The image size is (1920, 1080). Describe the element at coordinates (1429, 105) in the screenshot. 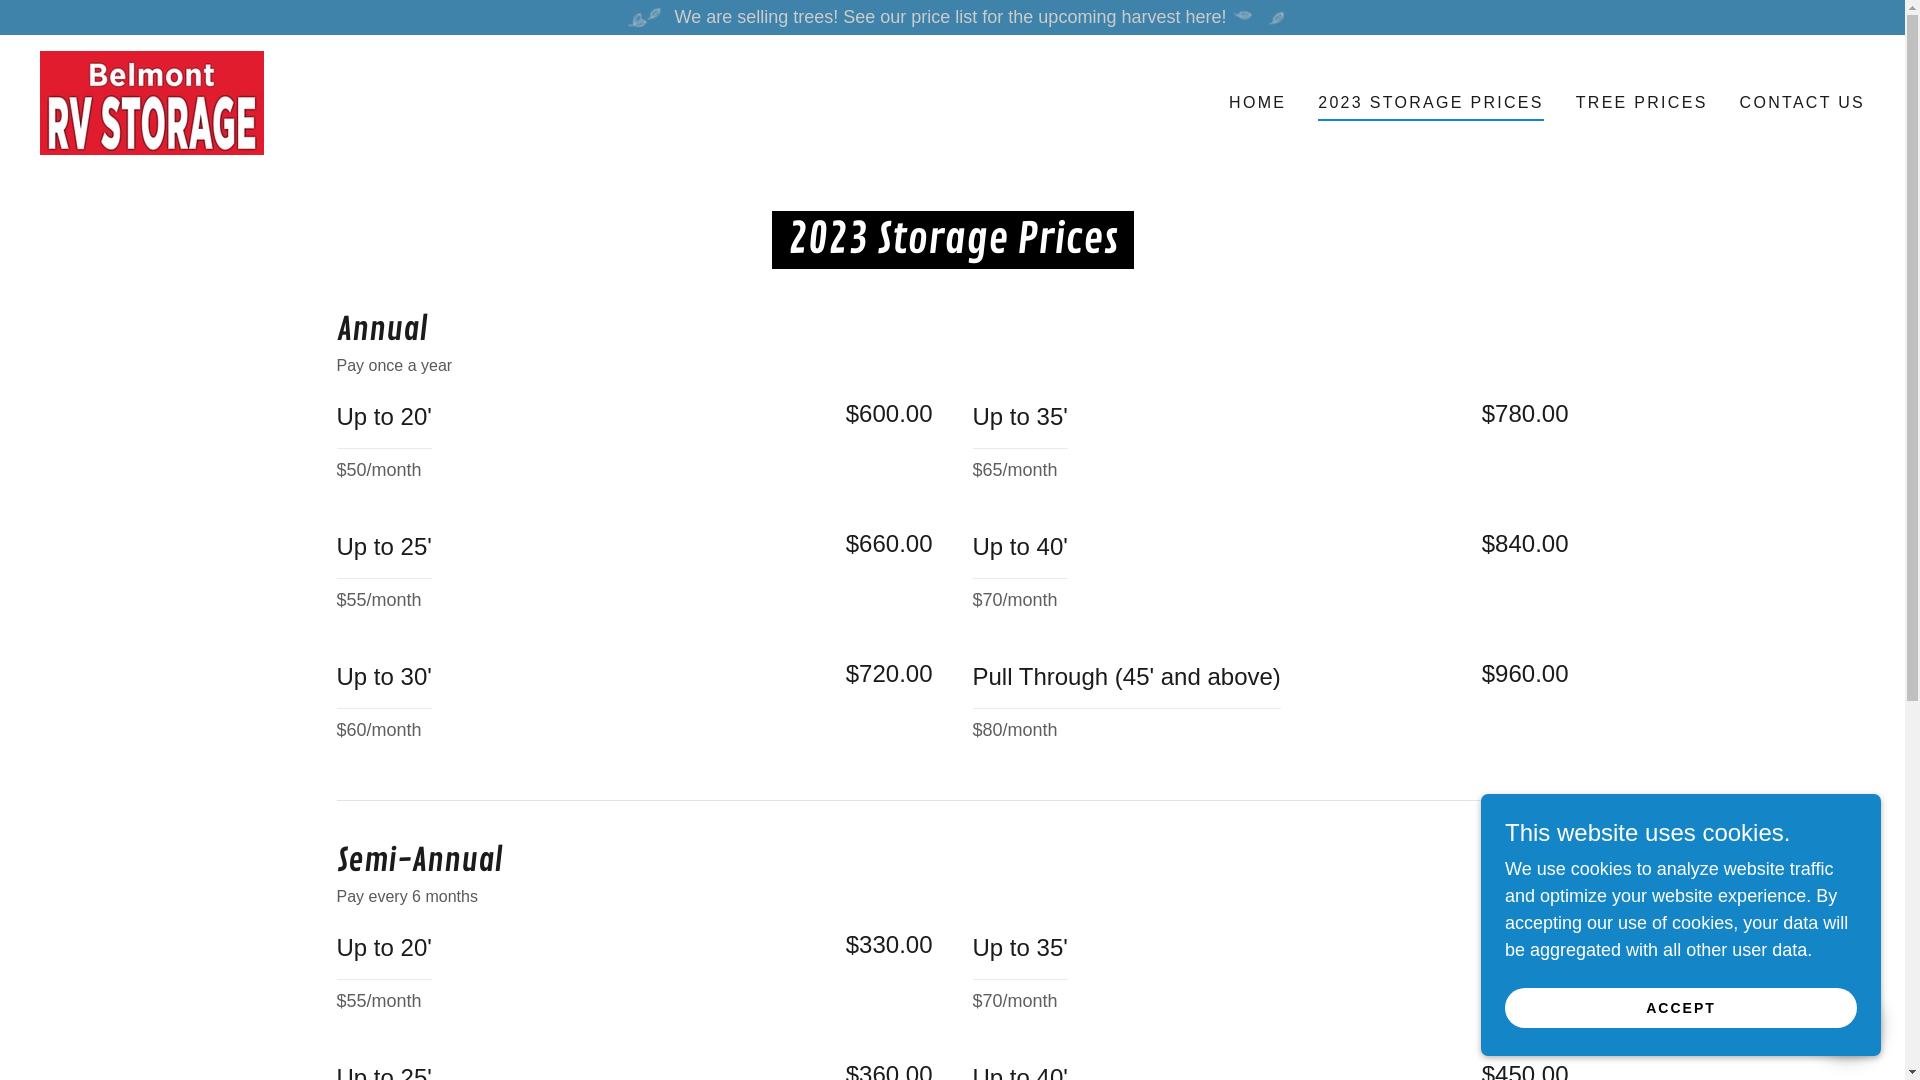

I see `'2023 STORAGE PRICES'` at that location.